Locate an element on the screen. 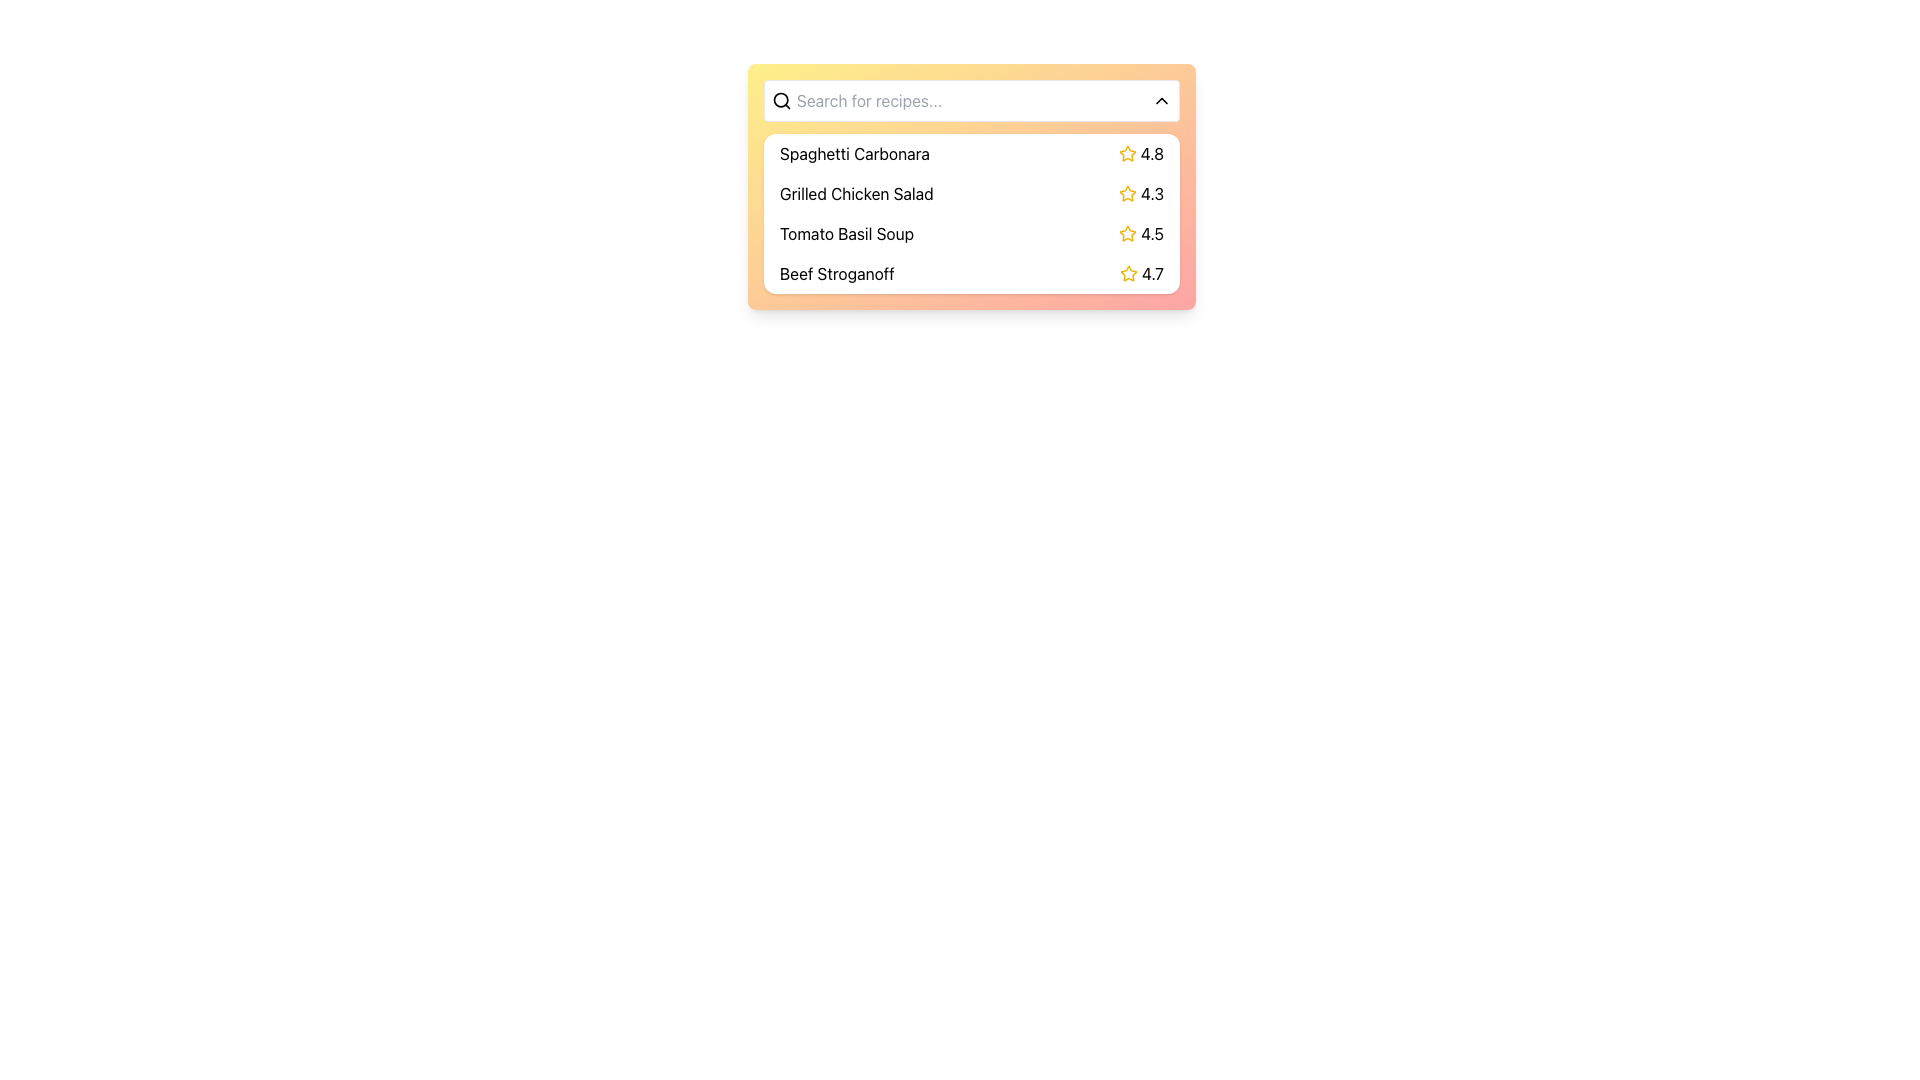 This screenshot has width=1920, height=1080. the fourth item is located at coordinates (971, 273).